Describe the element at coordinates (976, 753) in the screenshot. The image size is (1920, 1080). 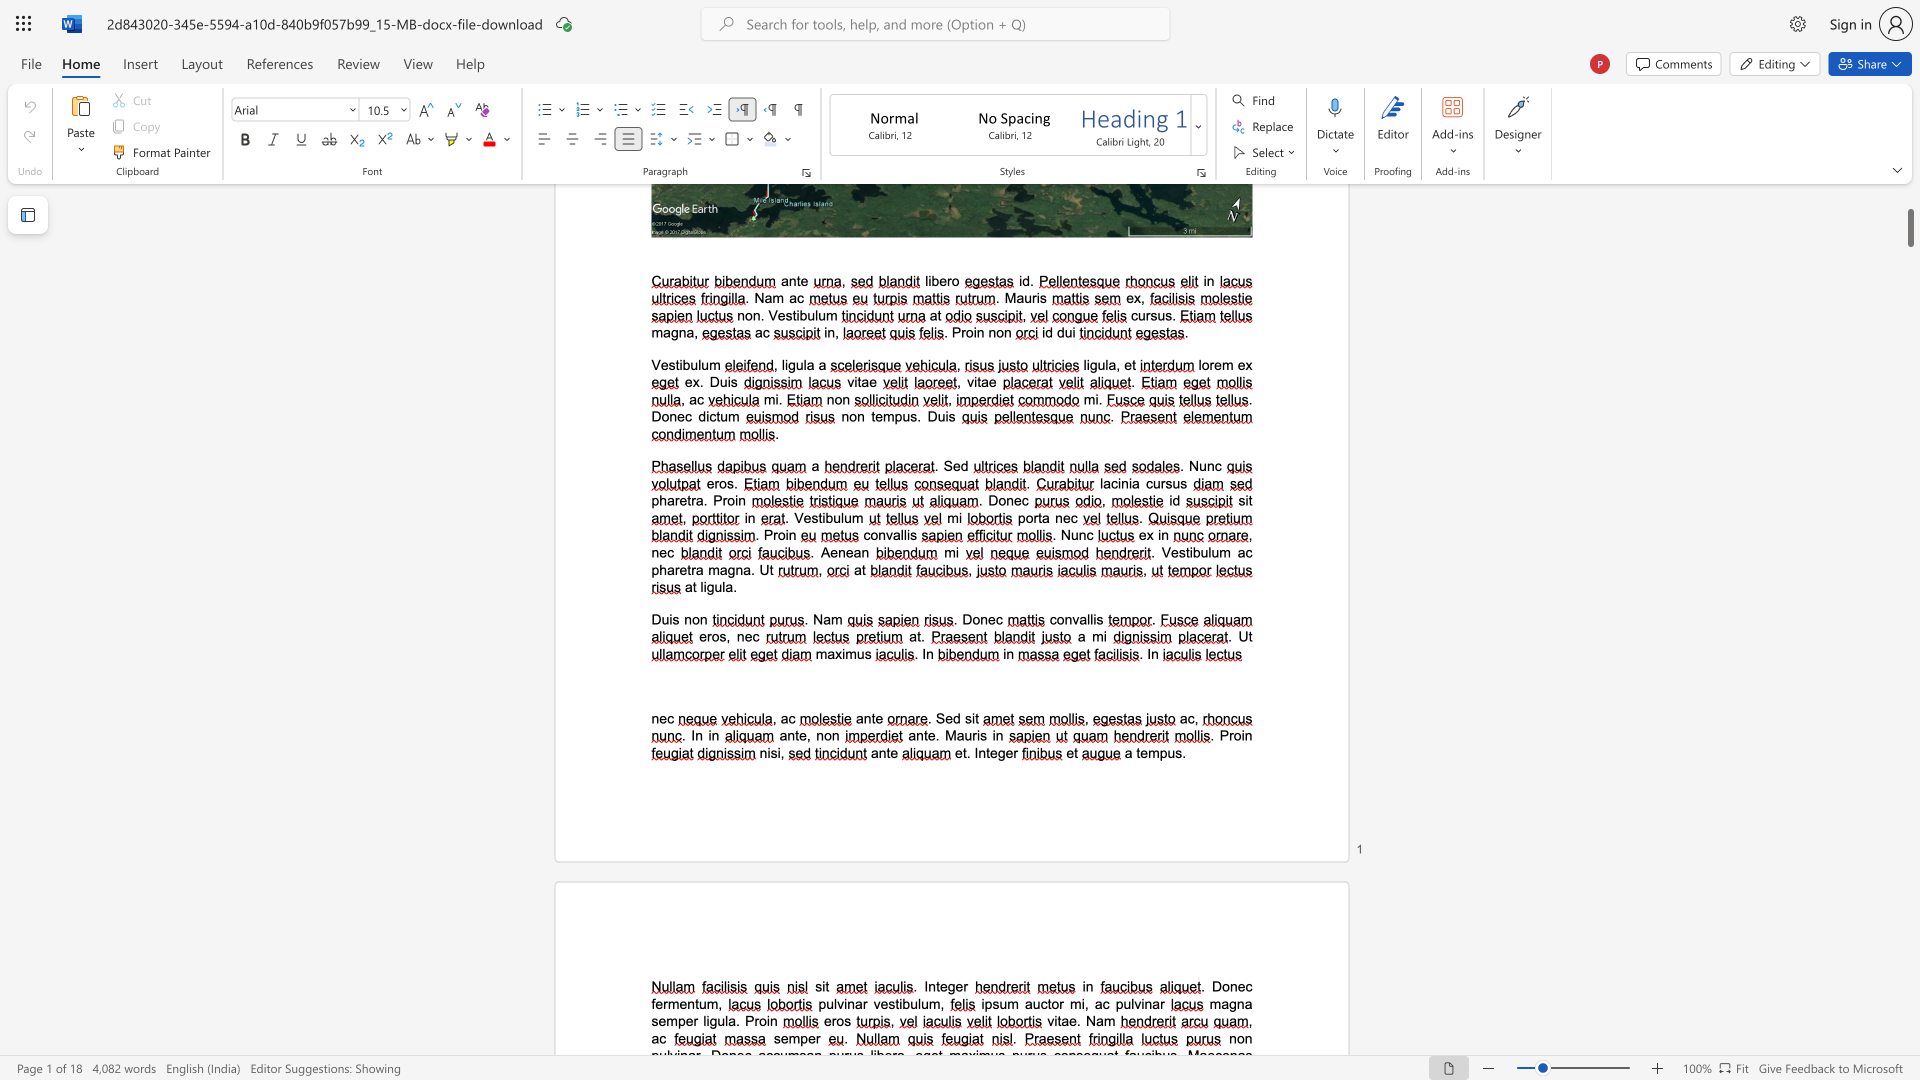
I see `the 1th character "I" in the text` at that location.